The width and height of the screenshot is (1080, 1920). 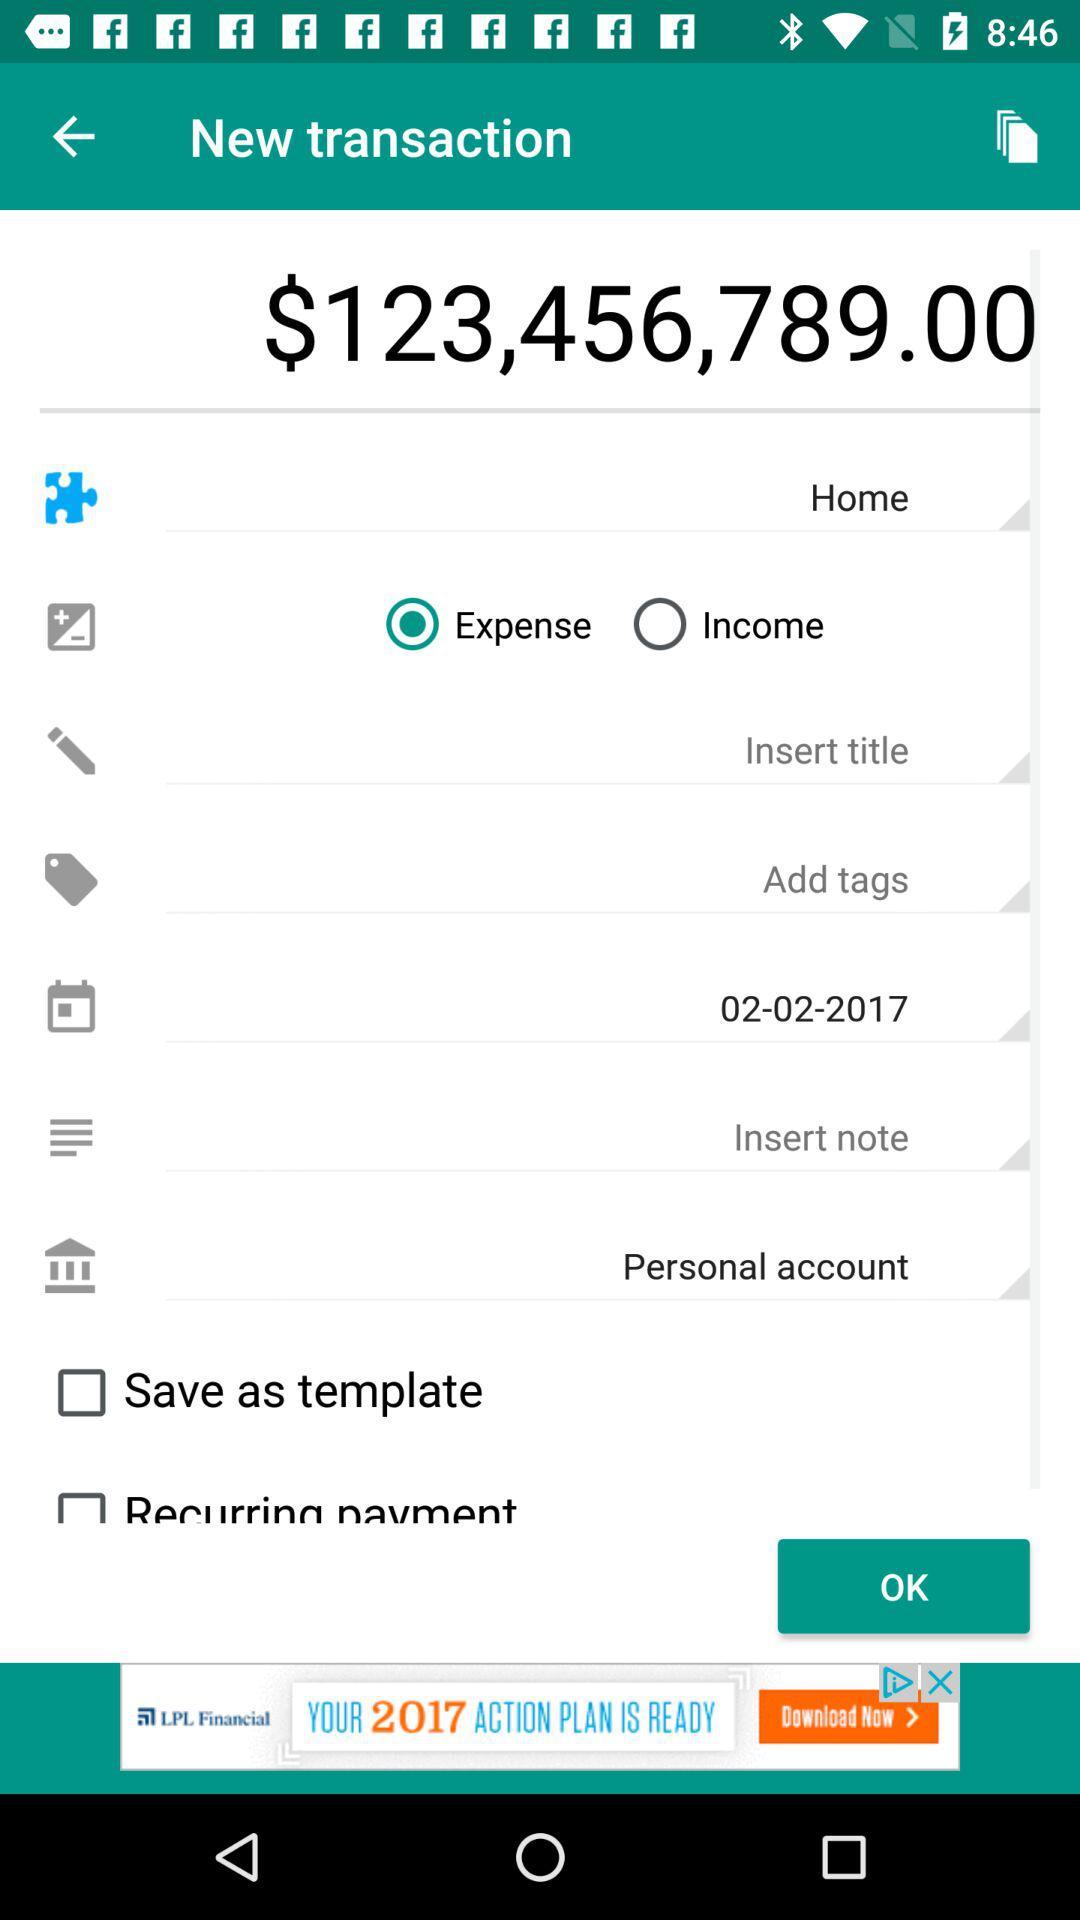 What do you see at coordinates (596, 1137) in the screenshot?
I see `insert note` at bounding box center [596, 1137].